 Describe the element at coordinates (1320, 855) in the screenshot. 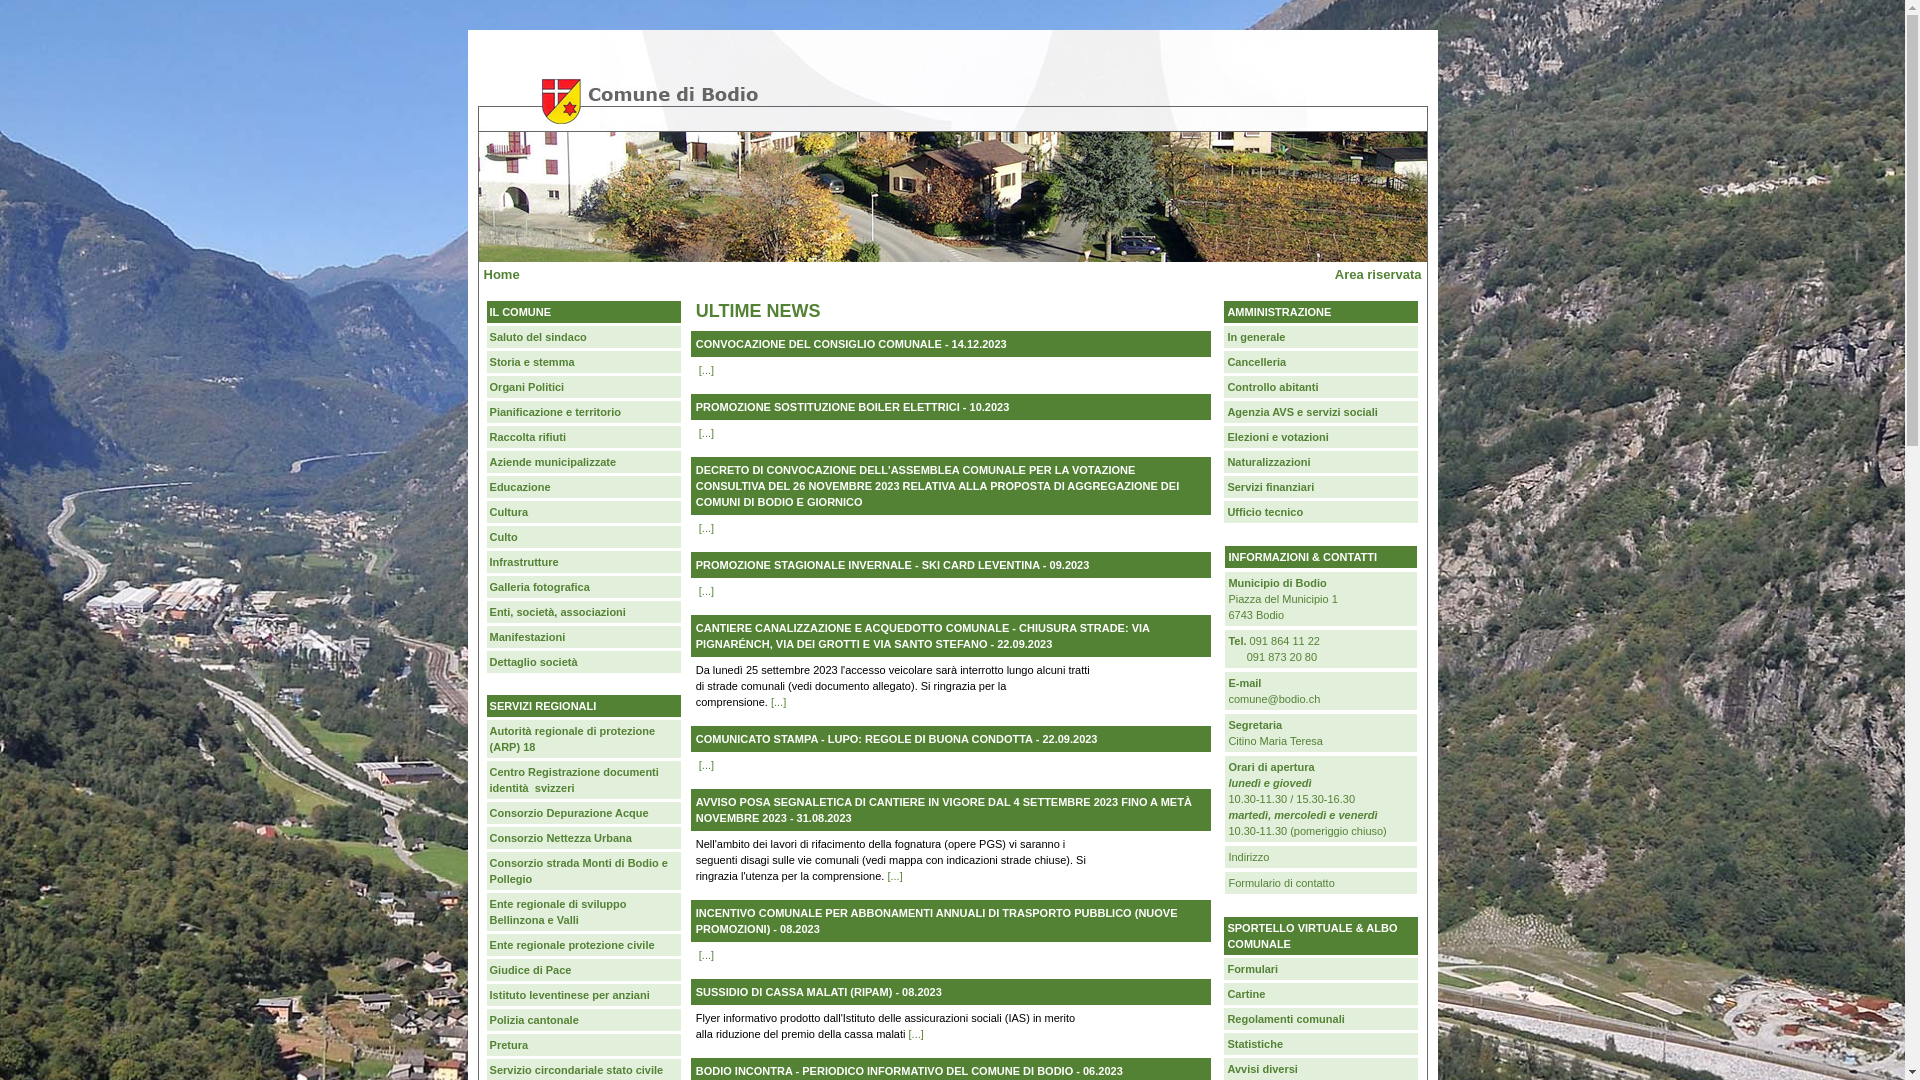

I see `'Indirizzo'` at that location.